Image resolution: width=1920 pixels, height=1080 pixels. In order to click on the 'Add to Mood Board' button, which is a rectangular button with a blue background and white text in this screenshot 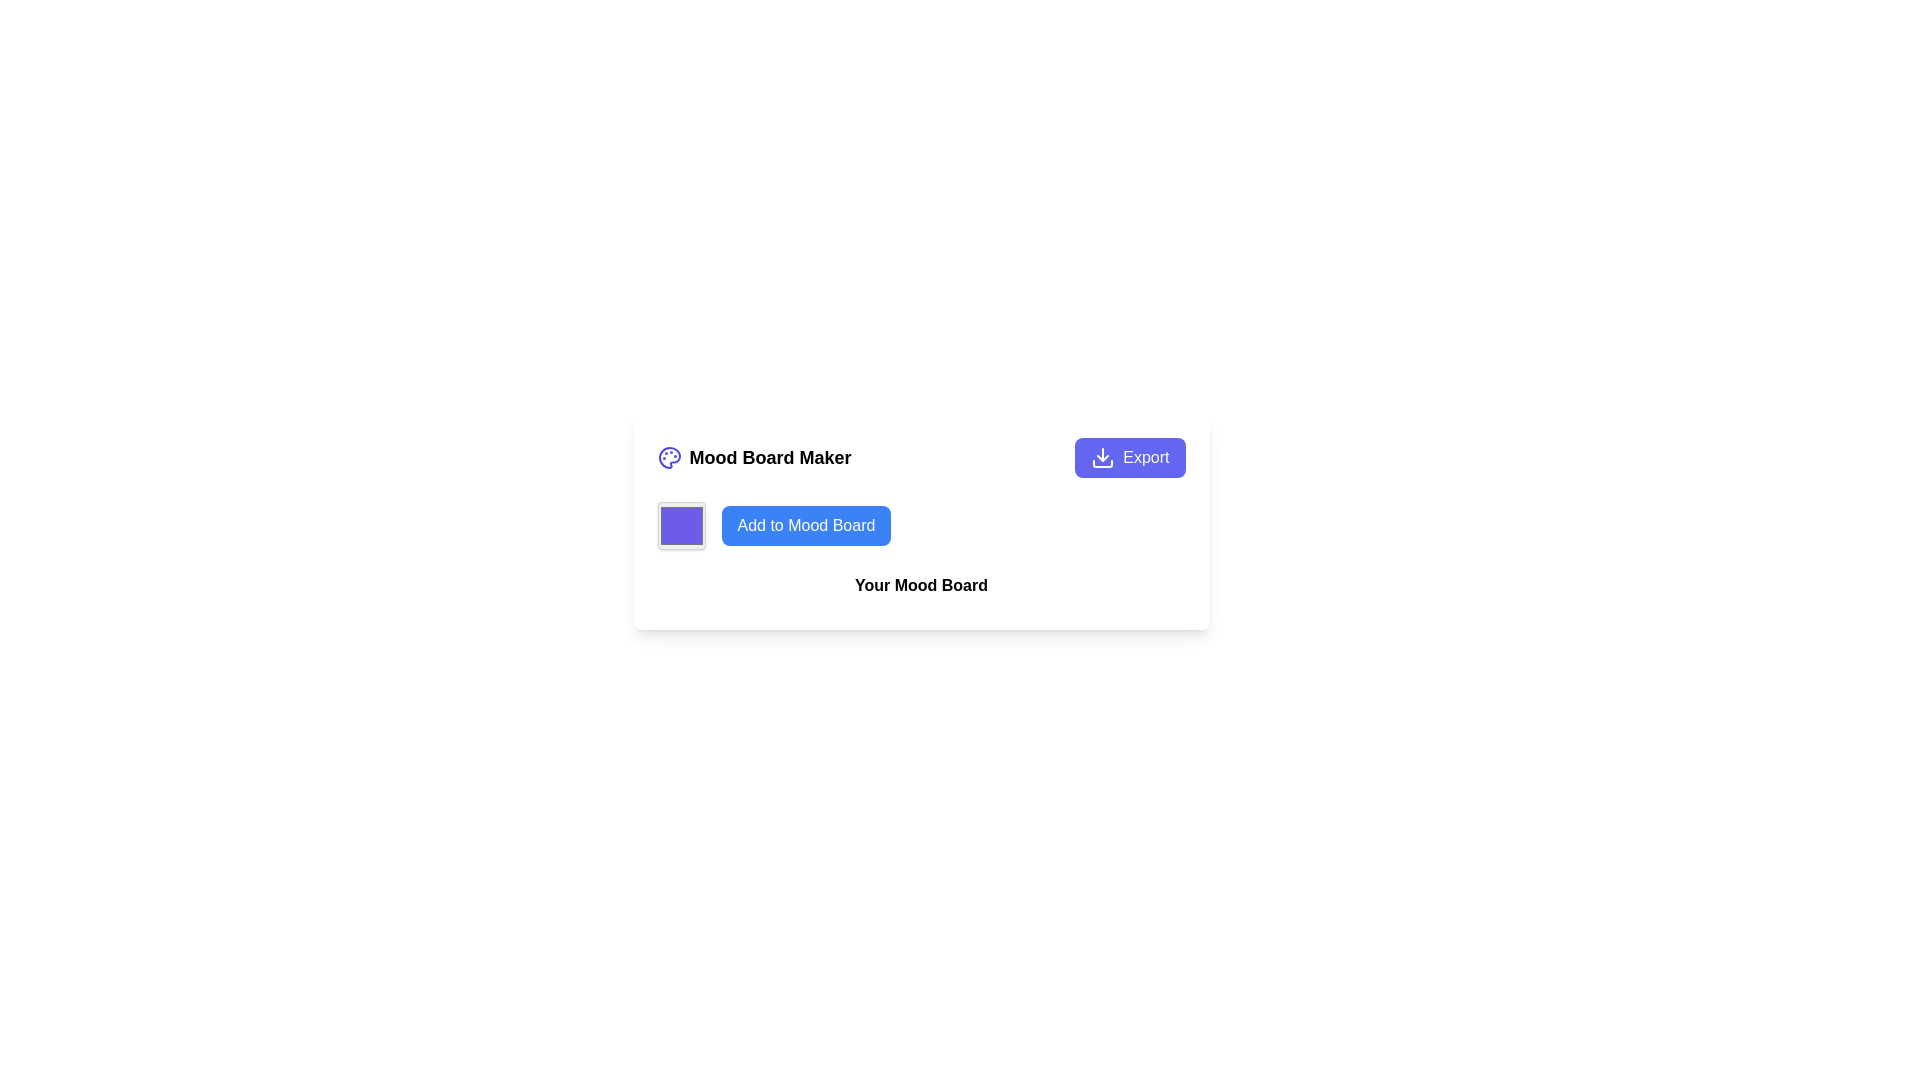, I will do `click(806, 524)`.